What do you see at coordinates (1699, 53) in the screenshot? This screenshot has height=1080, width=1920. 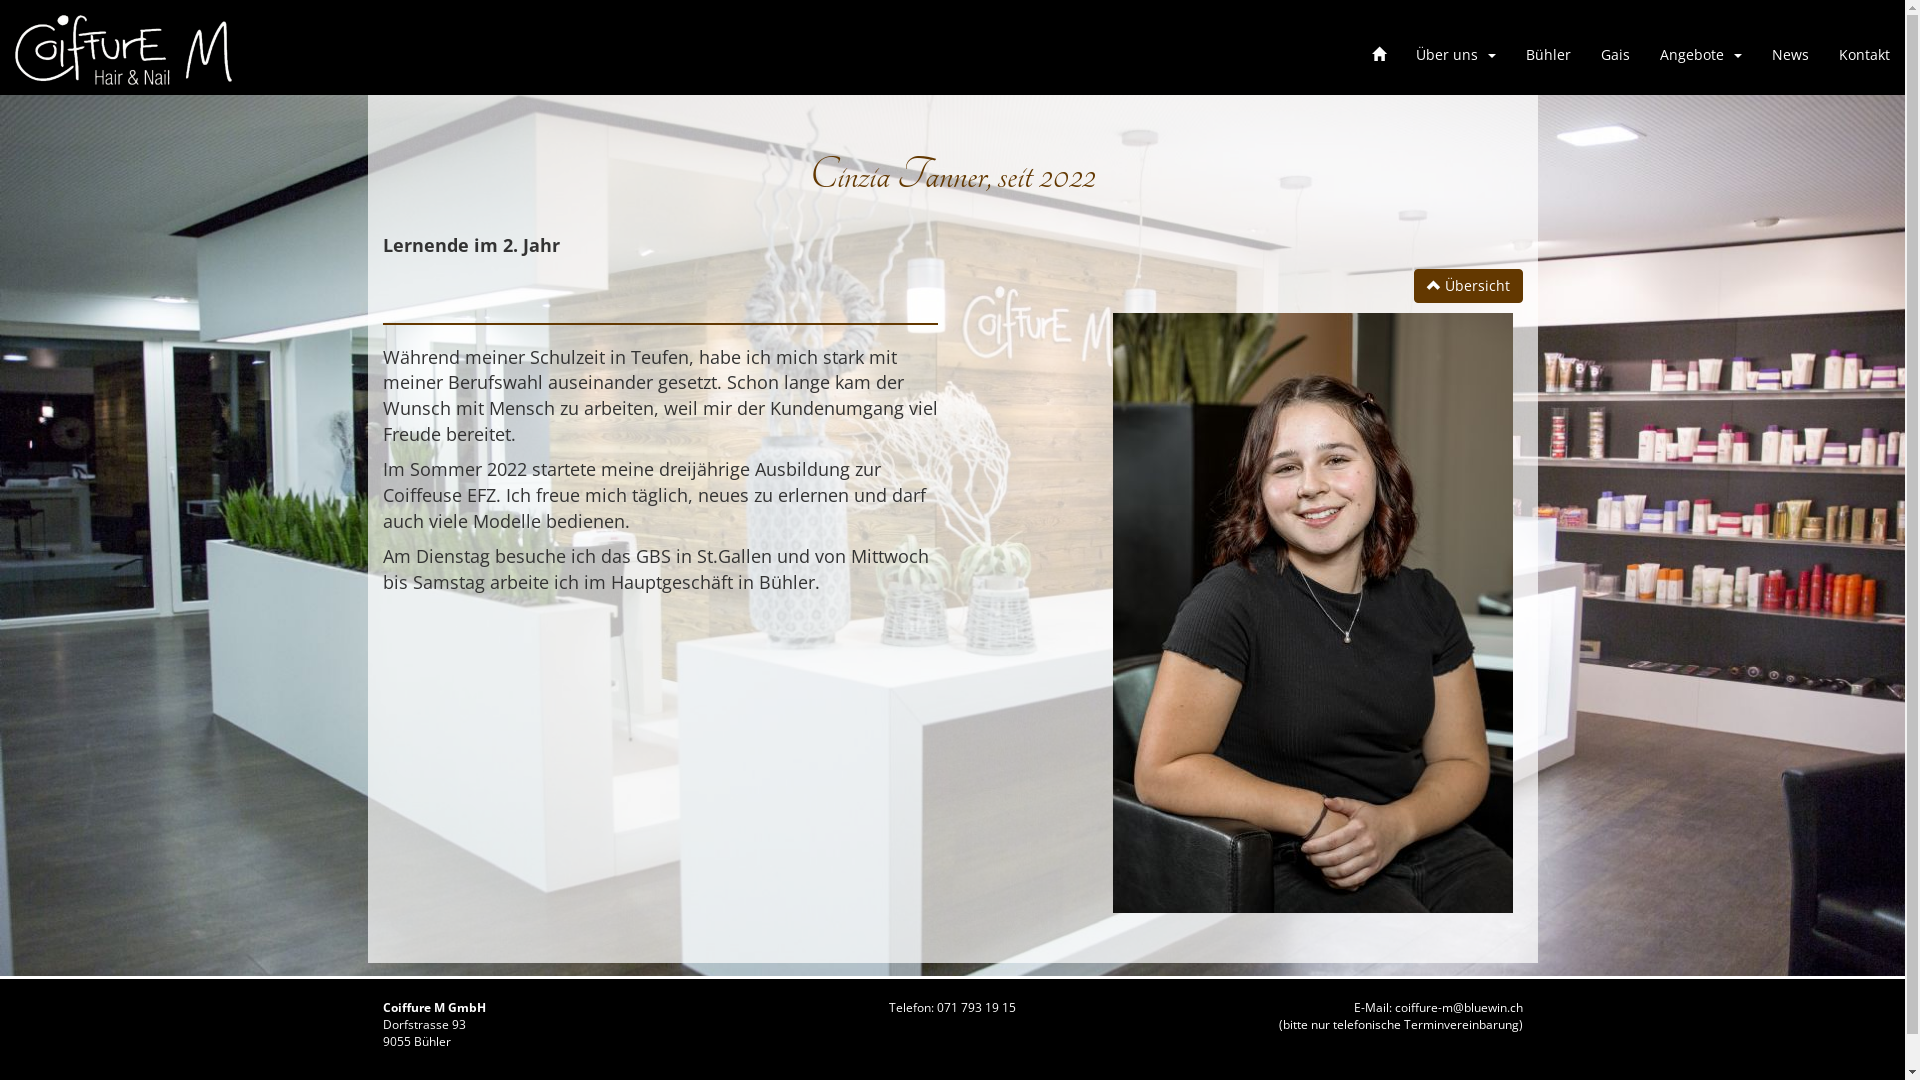 I see `'Angebote  '` at bounding box center [1699, 53].